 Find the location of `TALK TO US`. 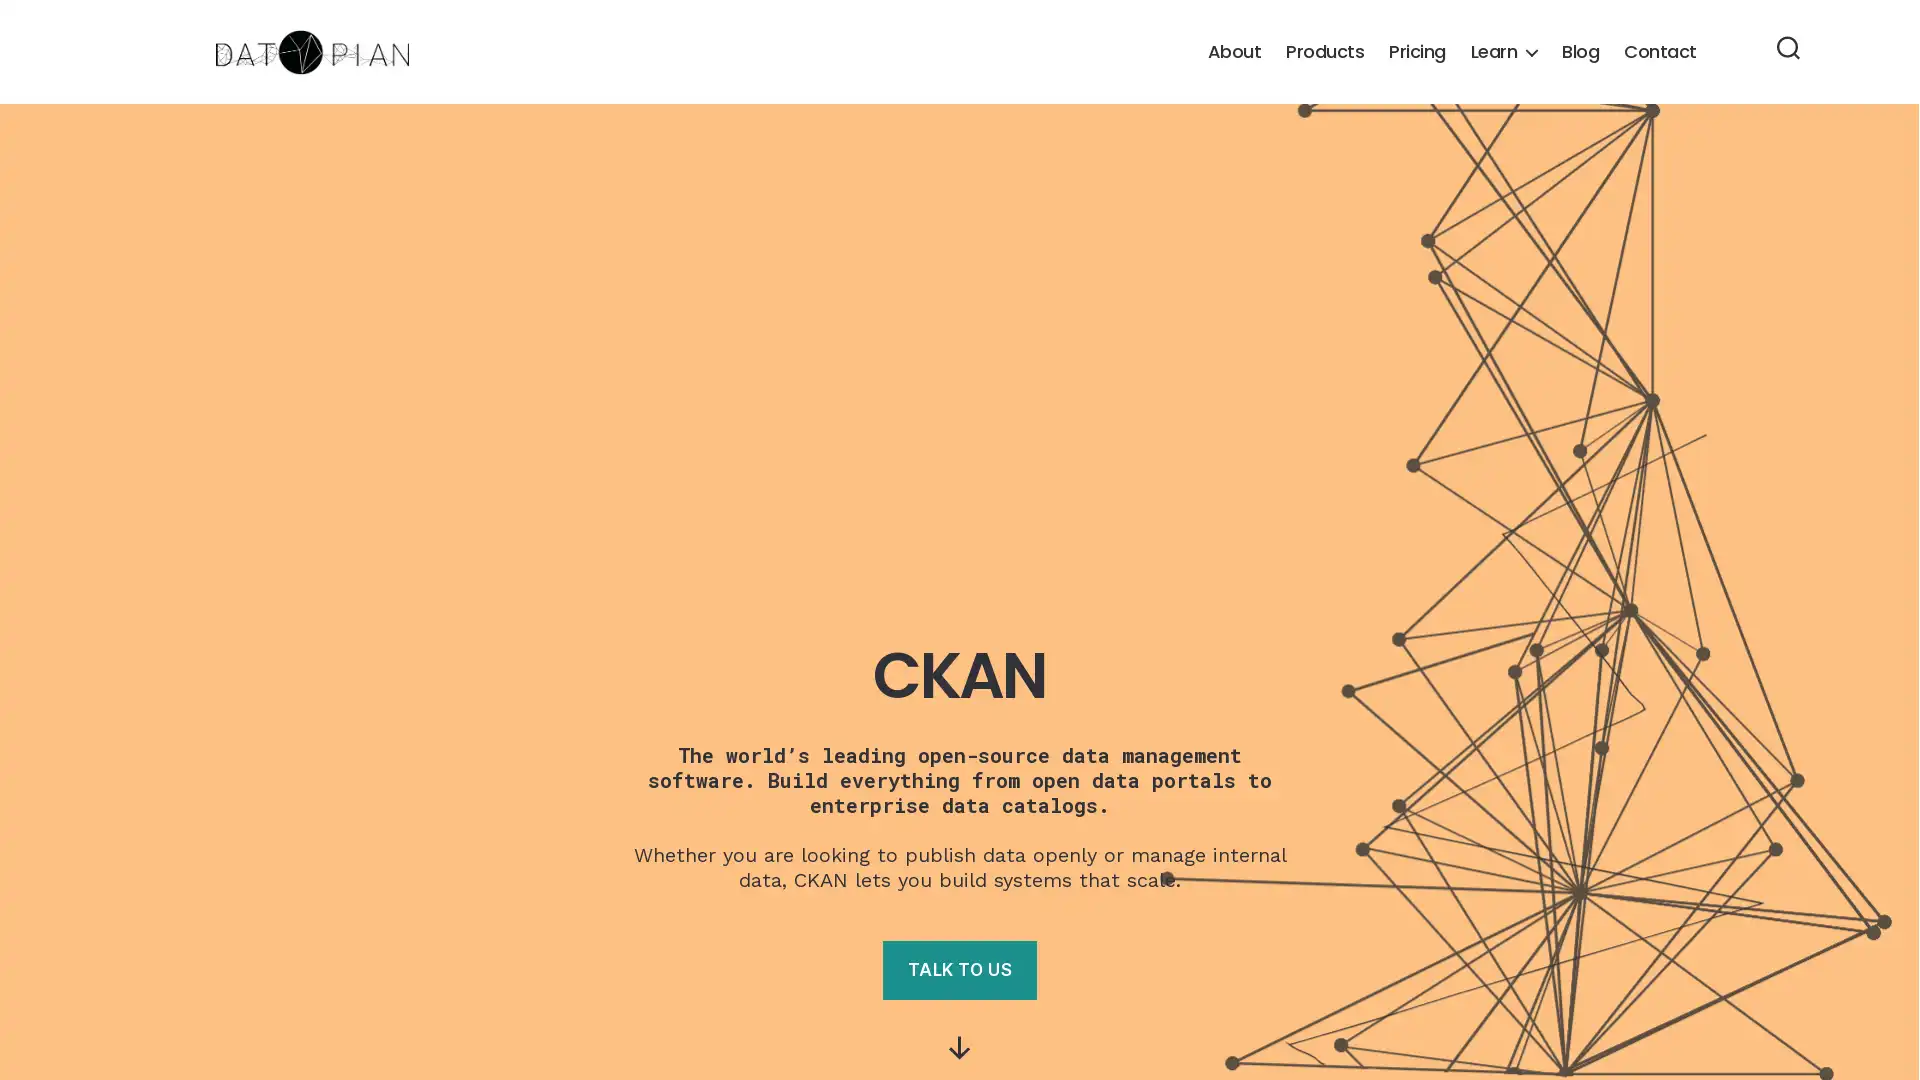

TALK TO US is located at coordinates (958, 969).